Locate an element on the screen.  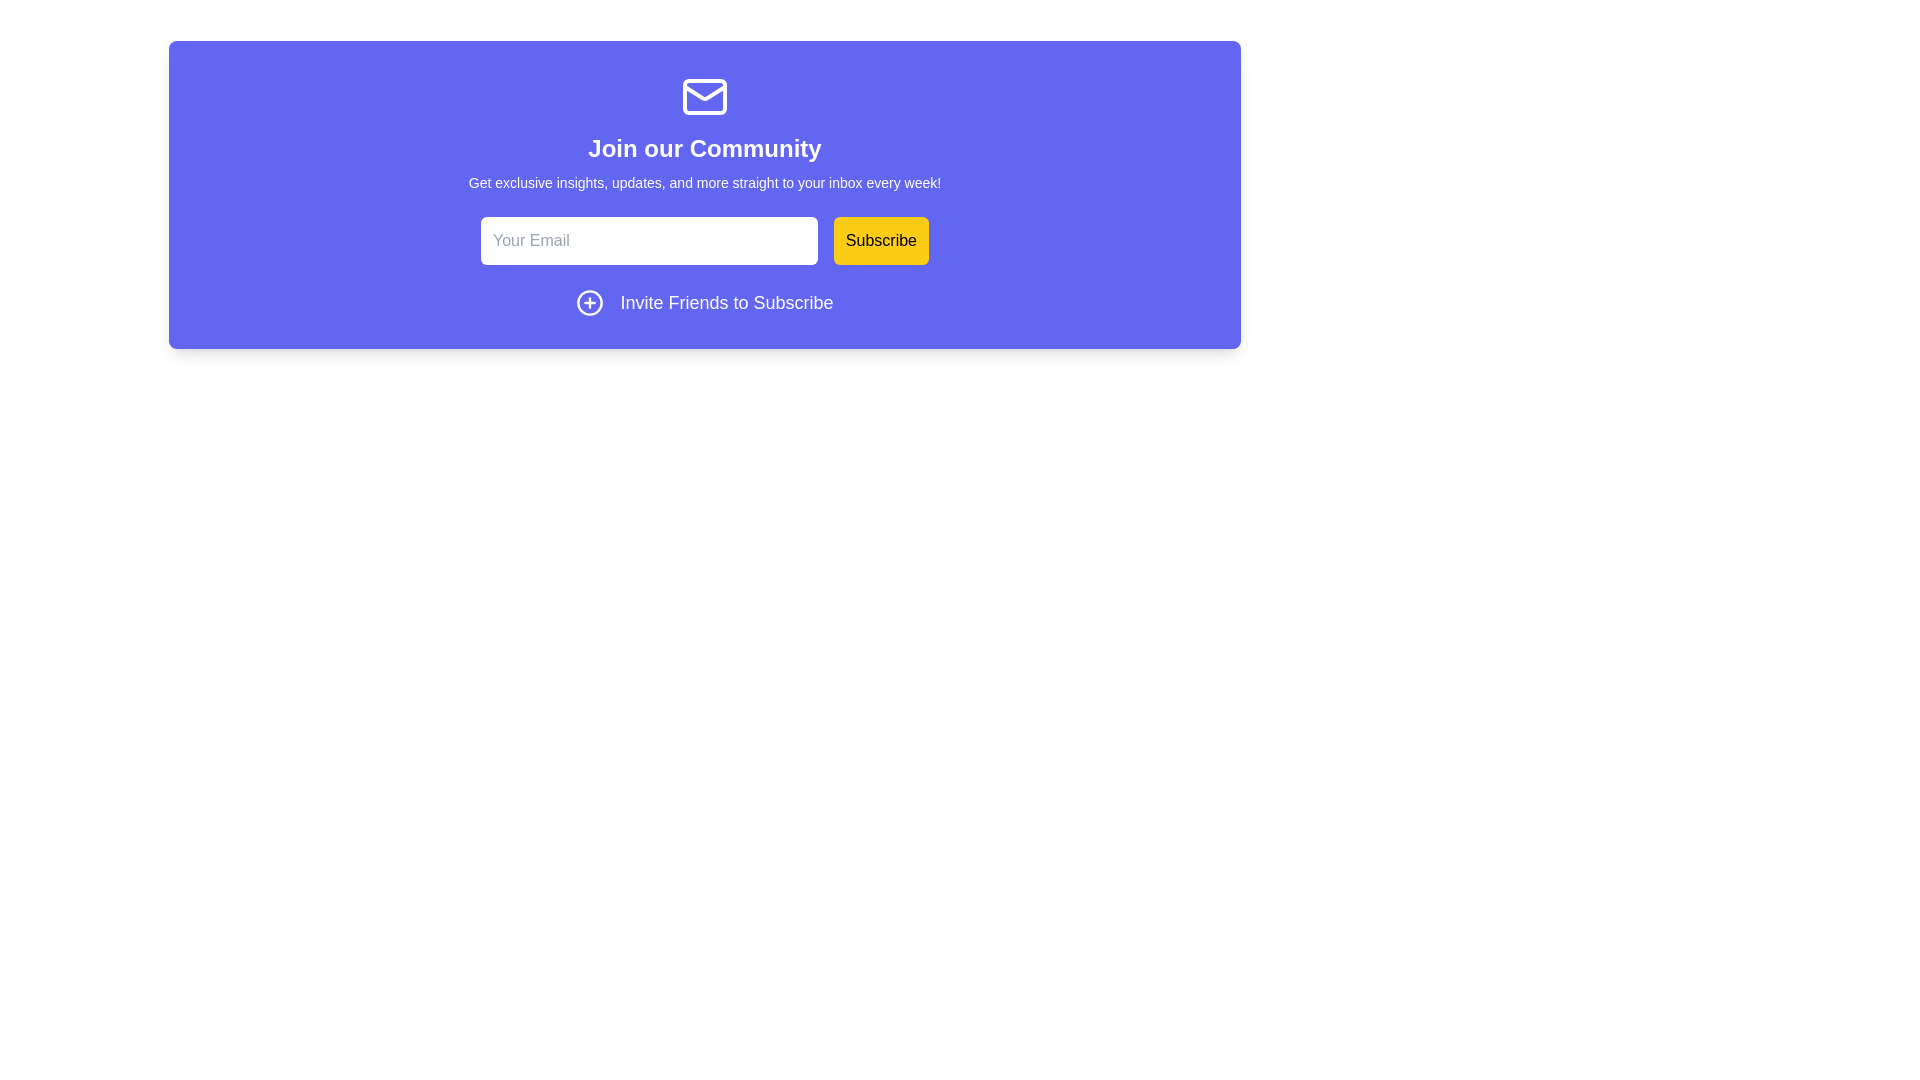
the 'Invite Friends to Subscribe' button, which features a circled plus sign icon and white text on a violet background is located at coordinates (705, 303).